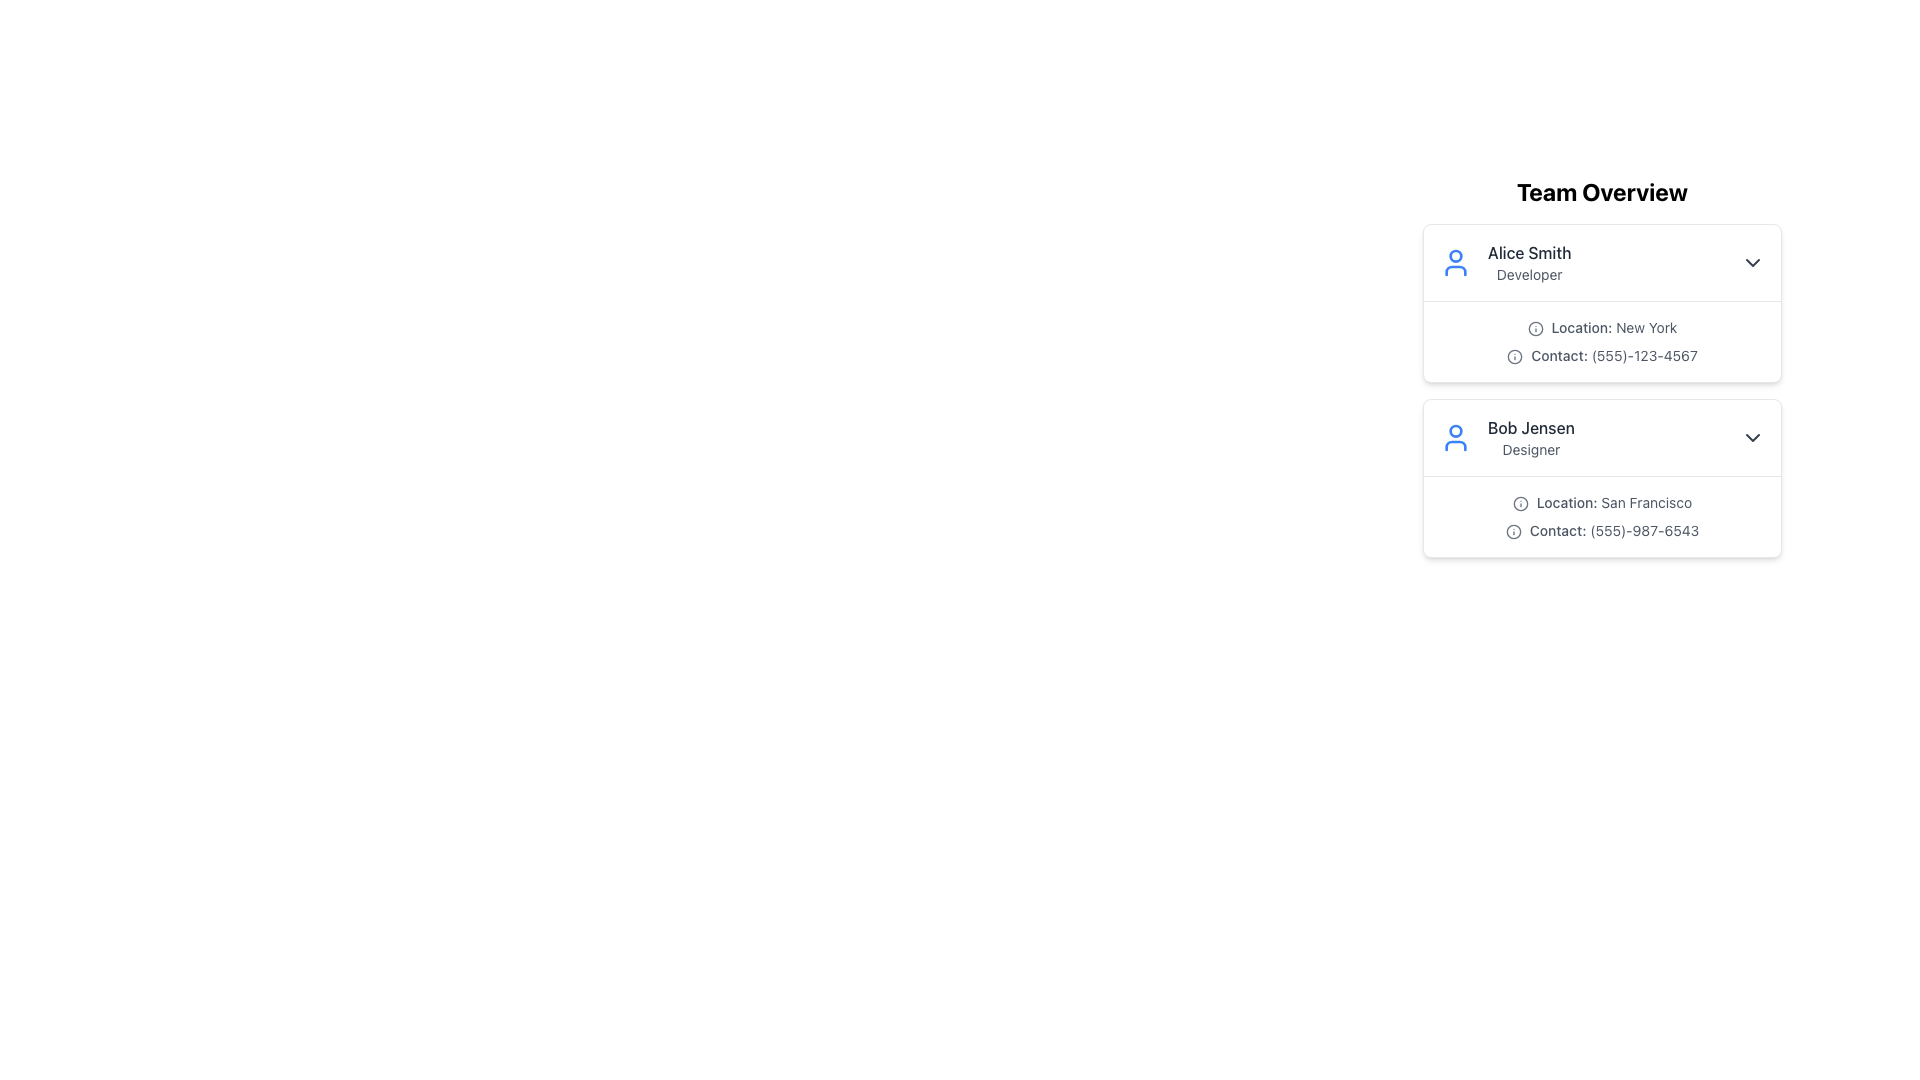 This screenshot has width=1920, height=1080. Describe the element at coordinates (1455, 430) in the screenshot. I see `the smaller circular component of the user profile icon associated with Bob Jensen, located in the upper portion of the profile card` at that location.